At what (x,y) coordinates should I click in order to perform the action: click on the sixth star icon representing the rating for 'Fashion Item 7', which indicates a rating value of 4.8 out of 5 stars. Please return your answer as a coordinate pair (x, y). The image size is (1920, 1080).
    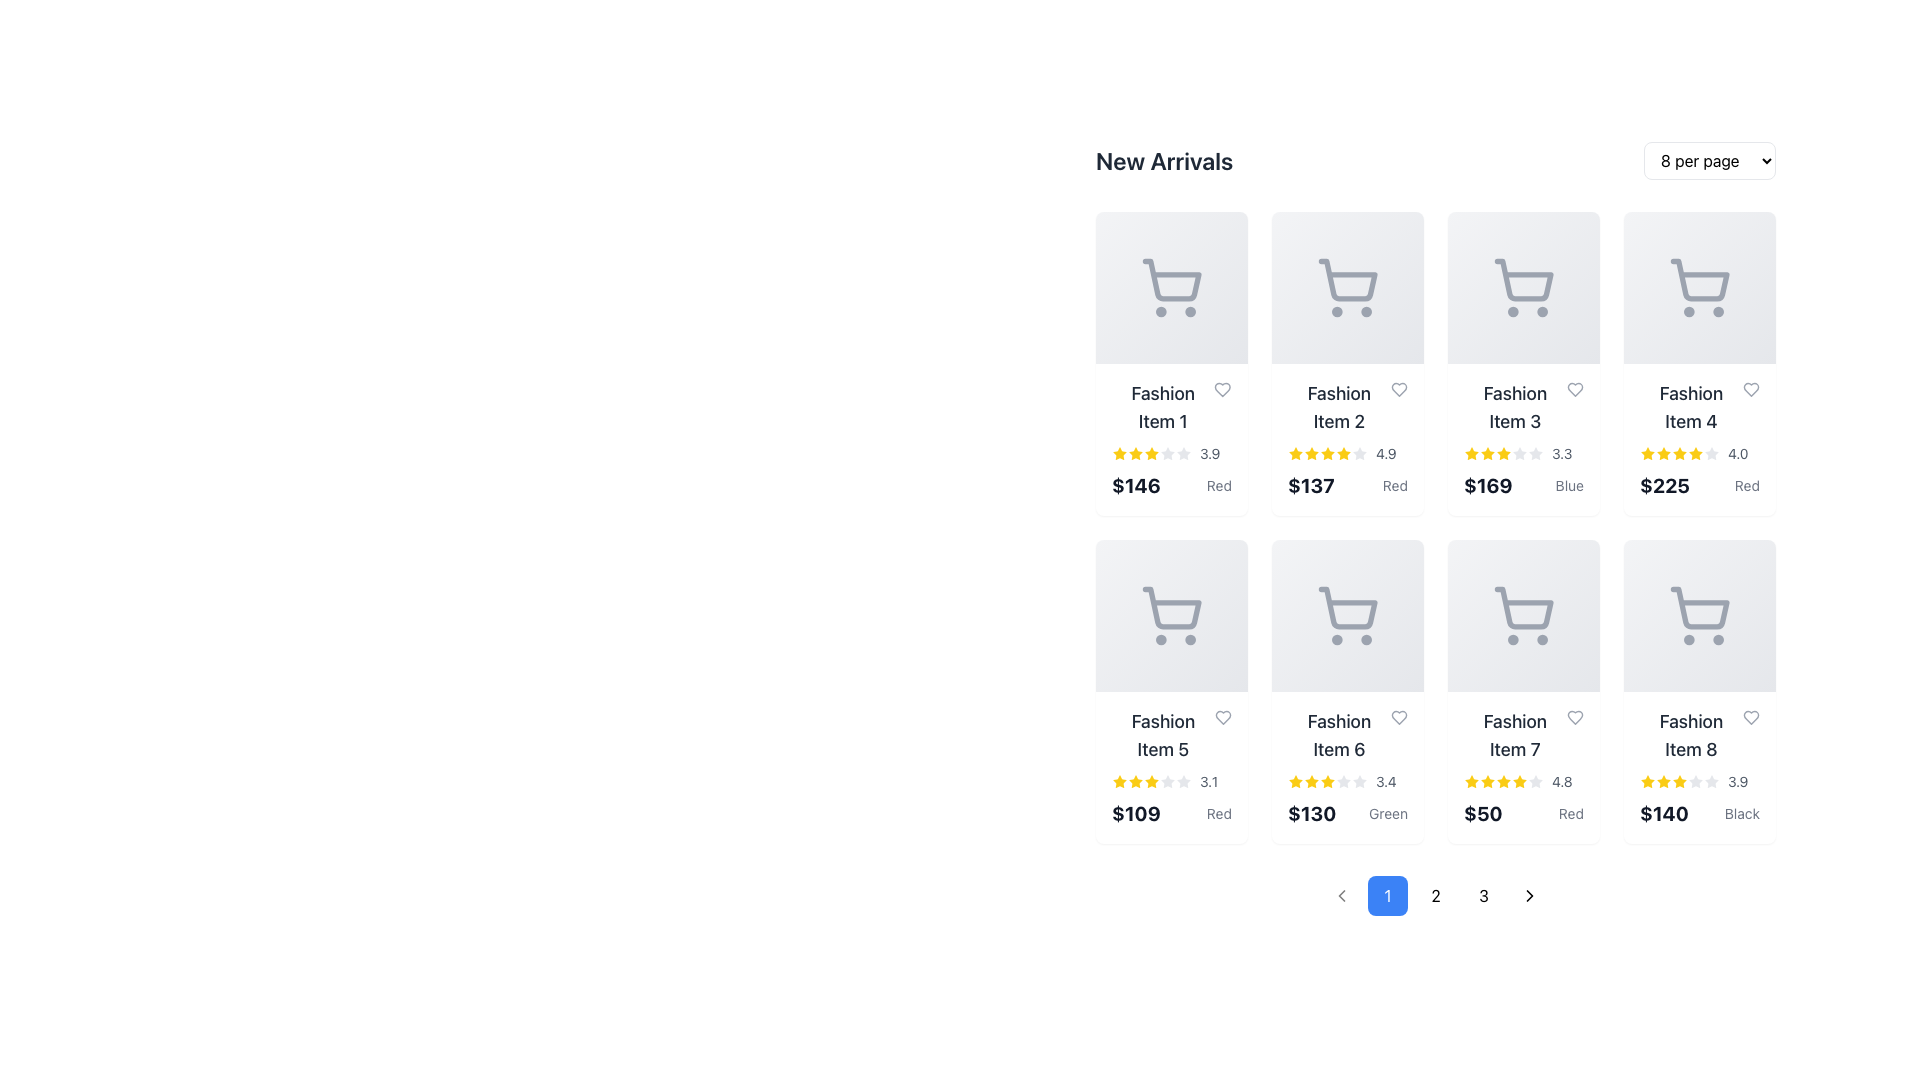
    Looking at the image, I should click on (1520, 781).